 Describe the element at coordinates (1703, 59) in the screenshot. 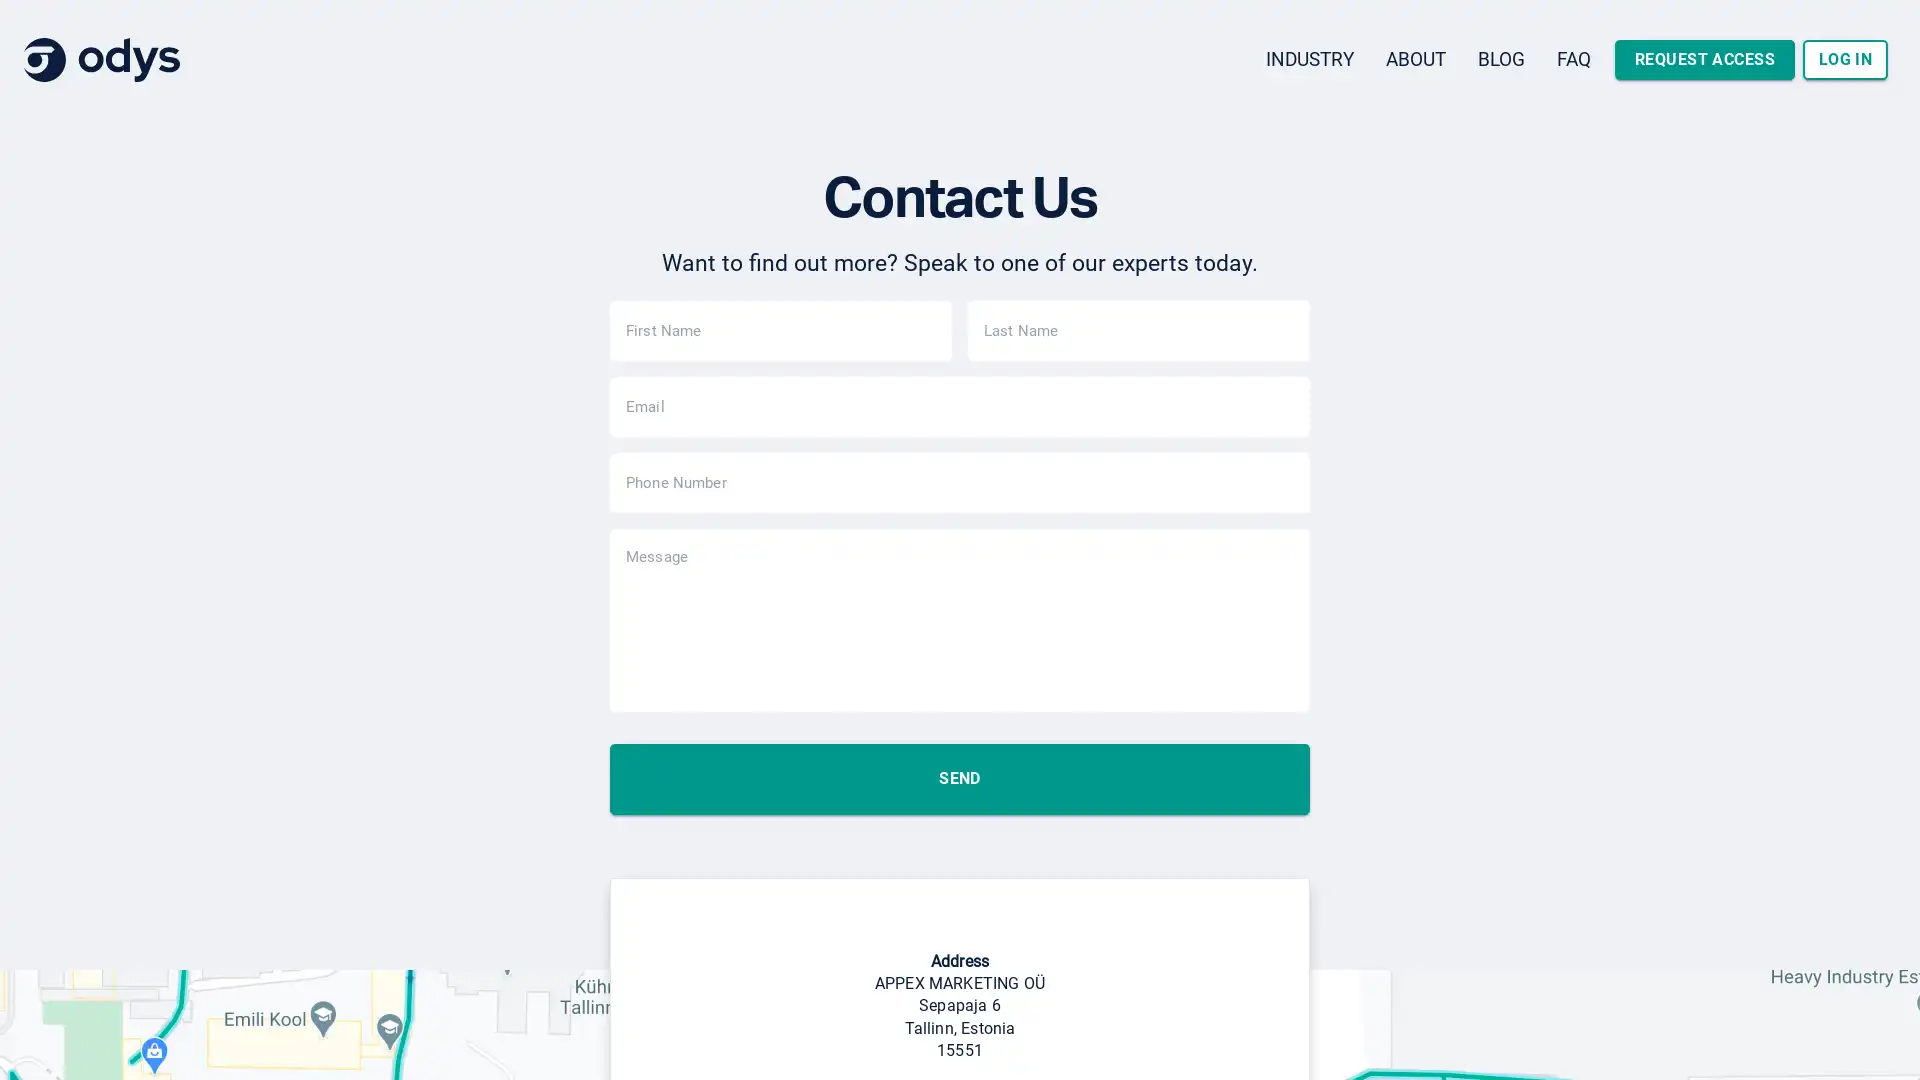

I see `REQUEST ACCESS` at that location.